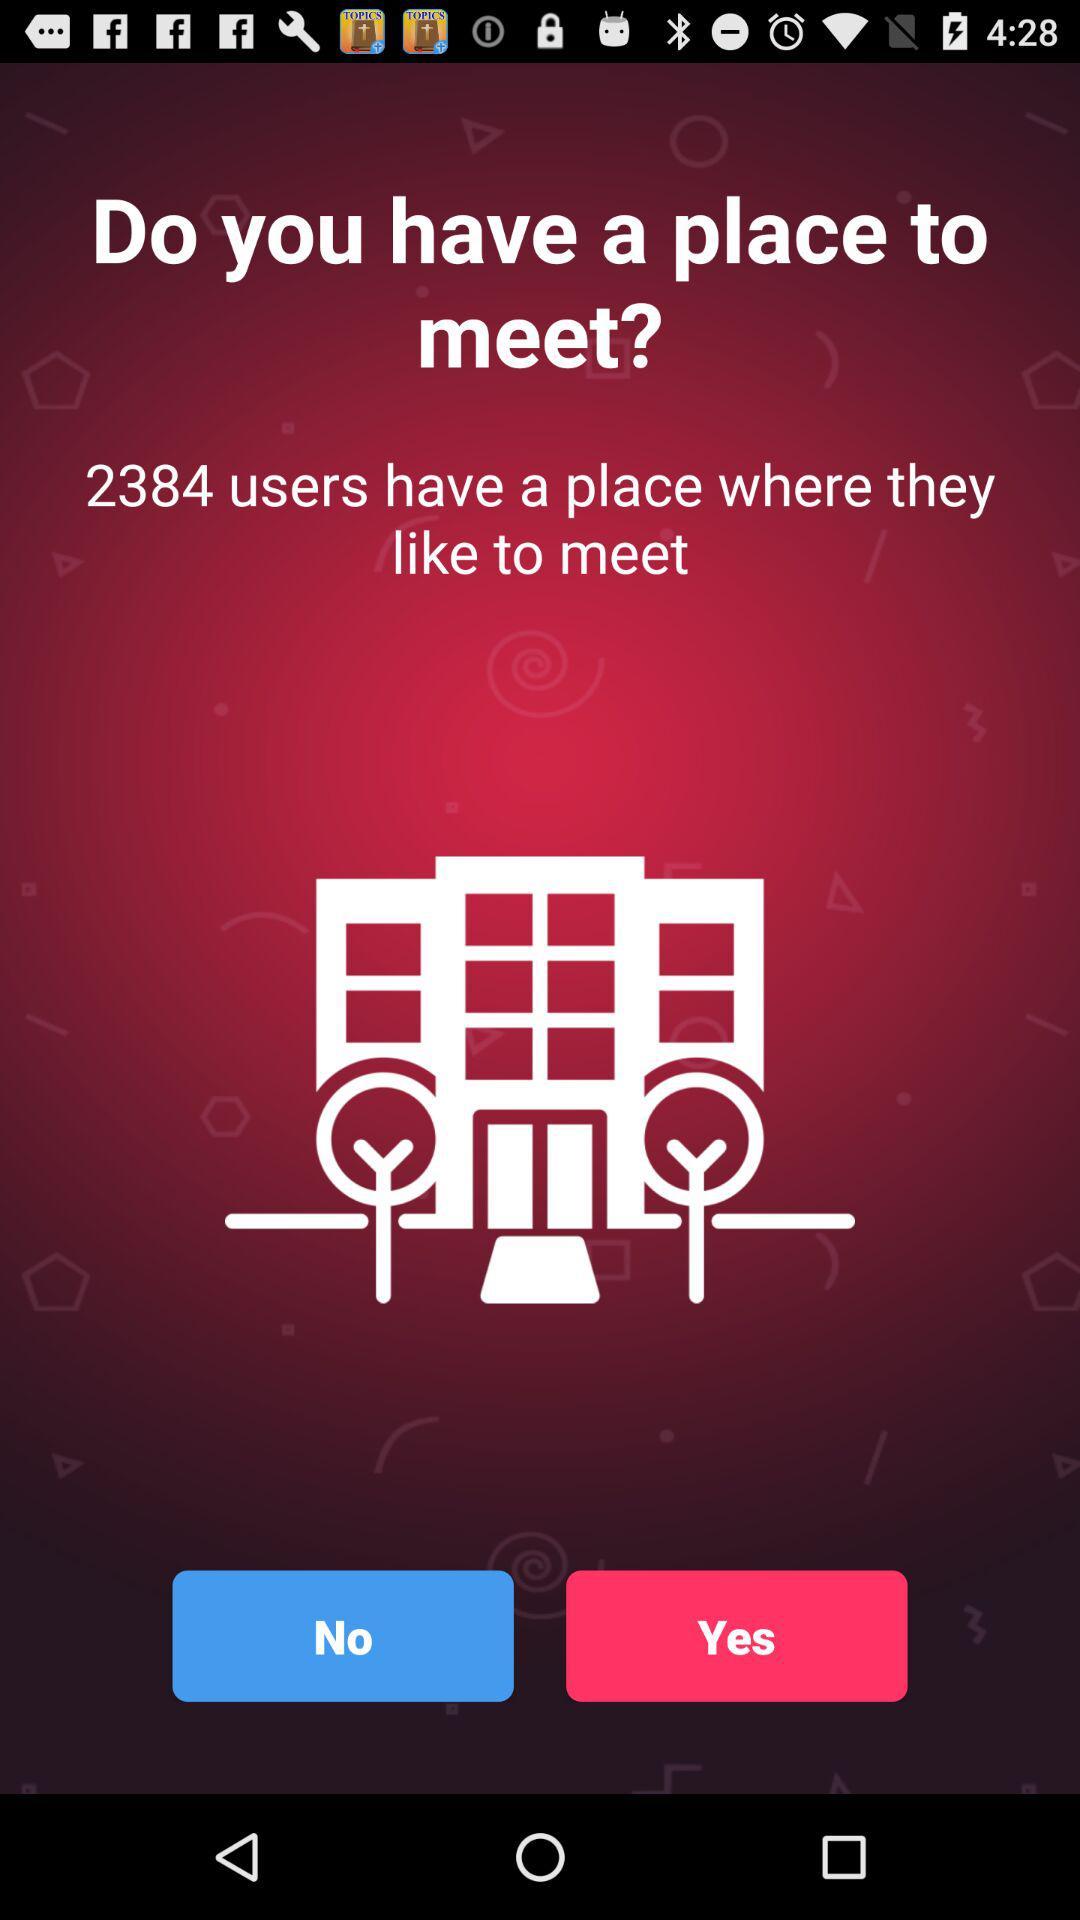  What do you see at coordinates (736, 1636) in the screenshot?
I see `item at the bottom right corner` at bounding box center [736, 1636].